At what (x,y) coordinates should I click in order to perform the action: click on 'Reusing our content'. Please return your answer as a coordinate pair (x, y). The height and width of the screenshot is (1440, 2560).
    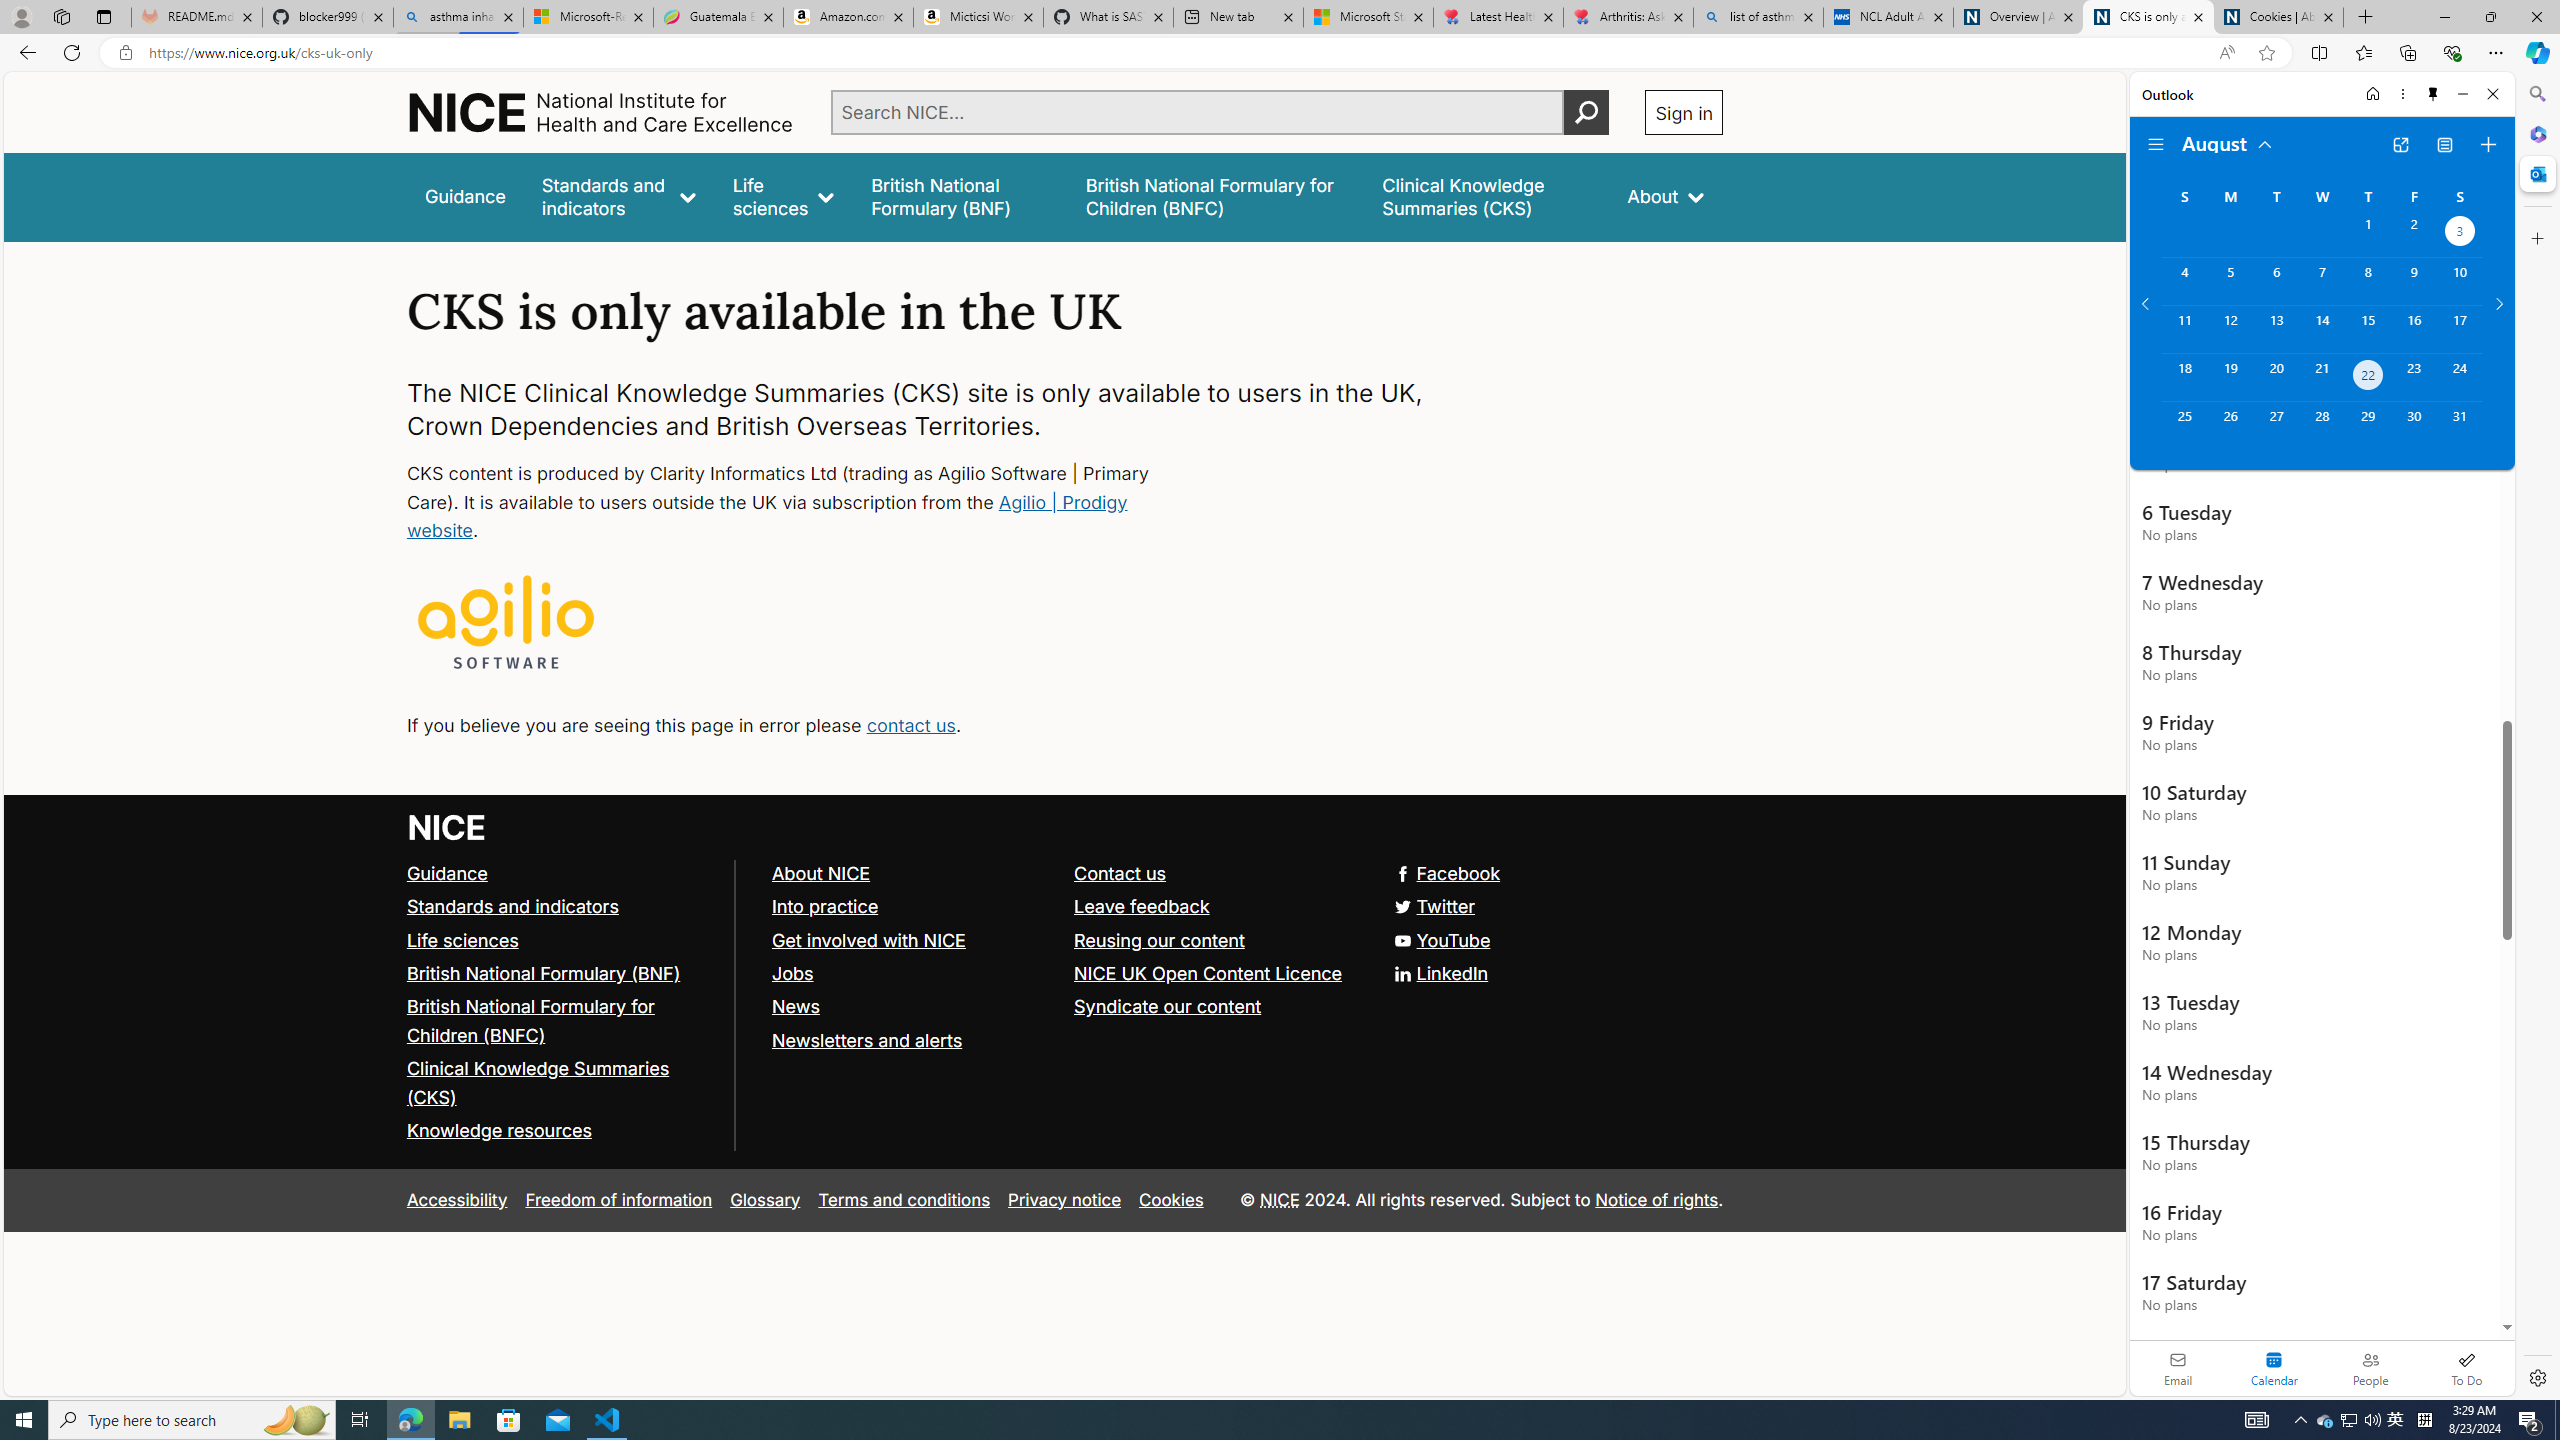
    Looking at the image, I should click on (1158, 938).